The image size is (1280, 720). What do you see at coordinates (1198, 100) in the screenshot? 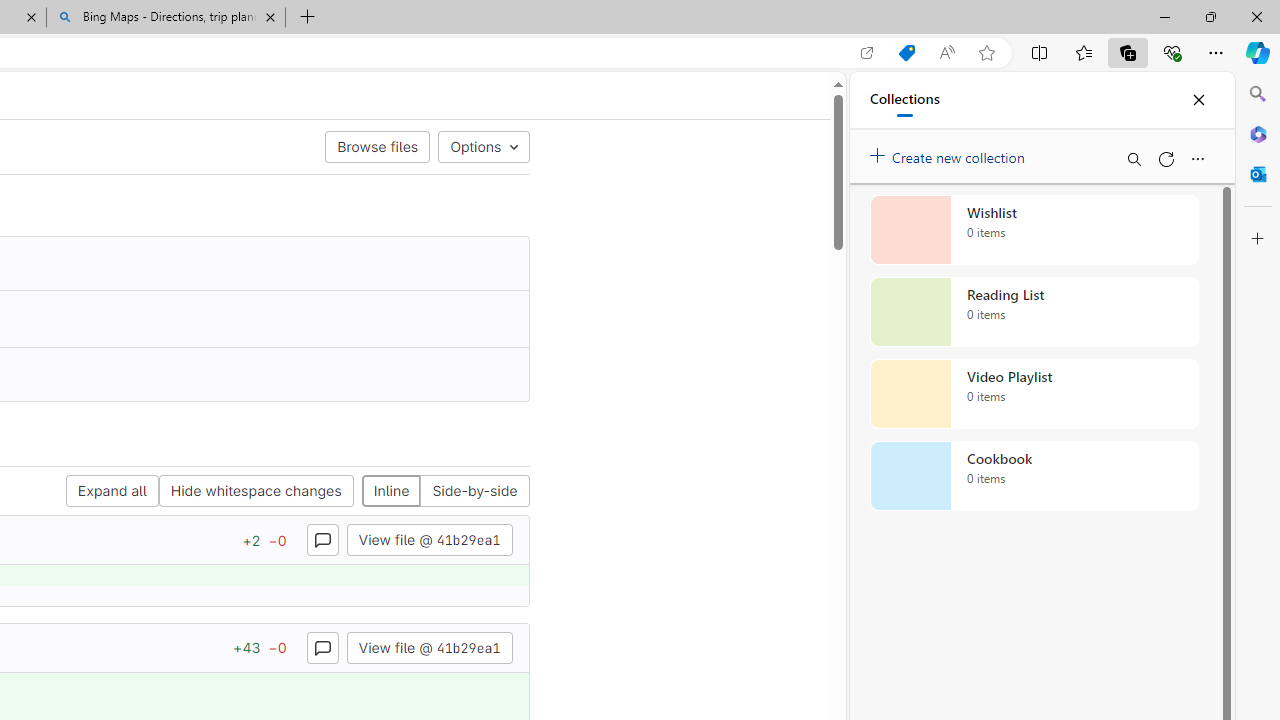
I see `'Close'` at bounding box center [1198, 100].